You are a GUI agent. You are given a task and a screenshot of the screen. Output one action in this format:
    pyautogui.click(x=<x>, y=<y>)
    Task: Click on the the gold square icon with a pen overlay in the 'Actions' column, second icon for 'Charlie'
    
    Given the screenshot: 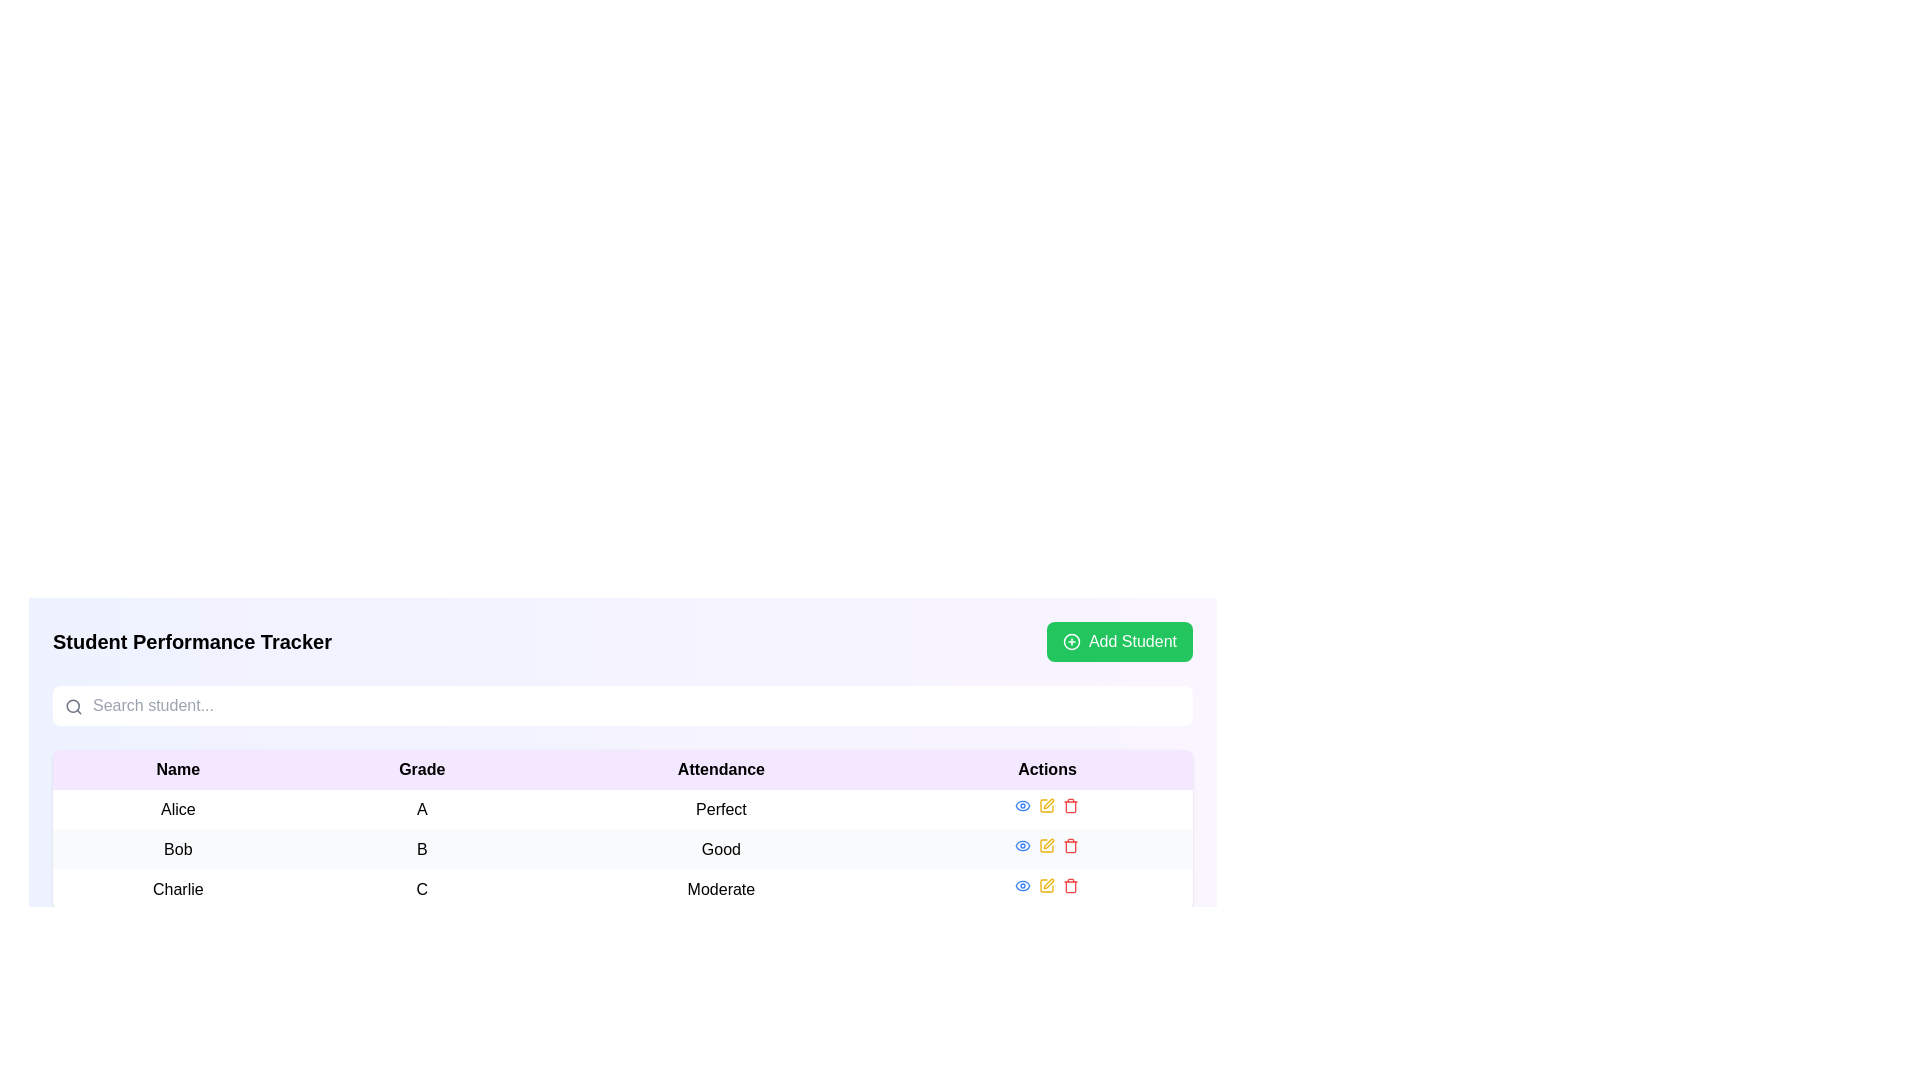 What is the action you would take?
    pyautogui.click(x=1046, y=885)
    